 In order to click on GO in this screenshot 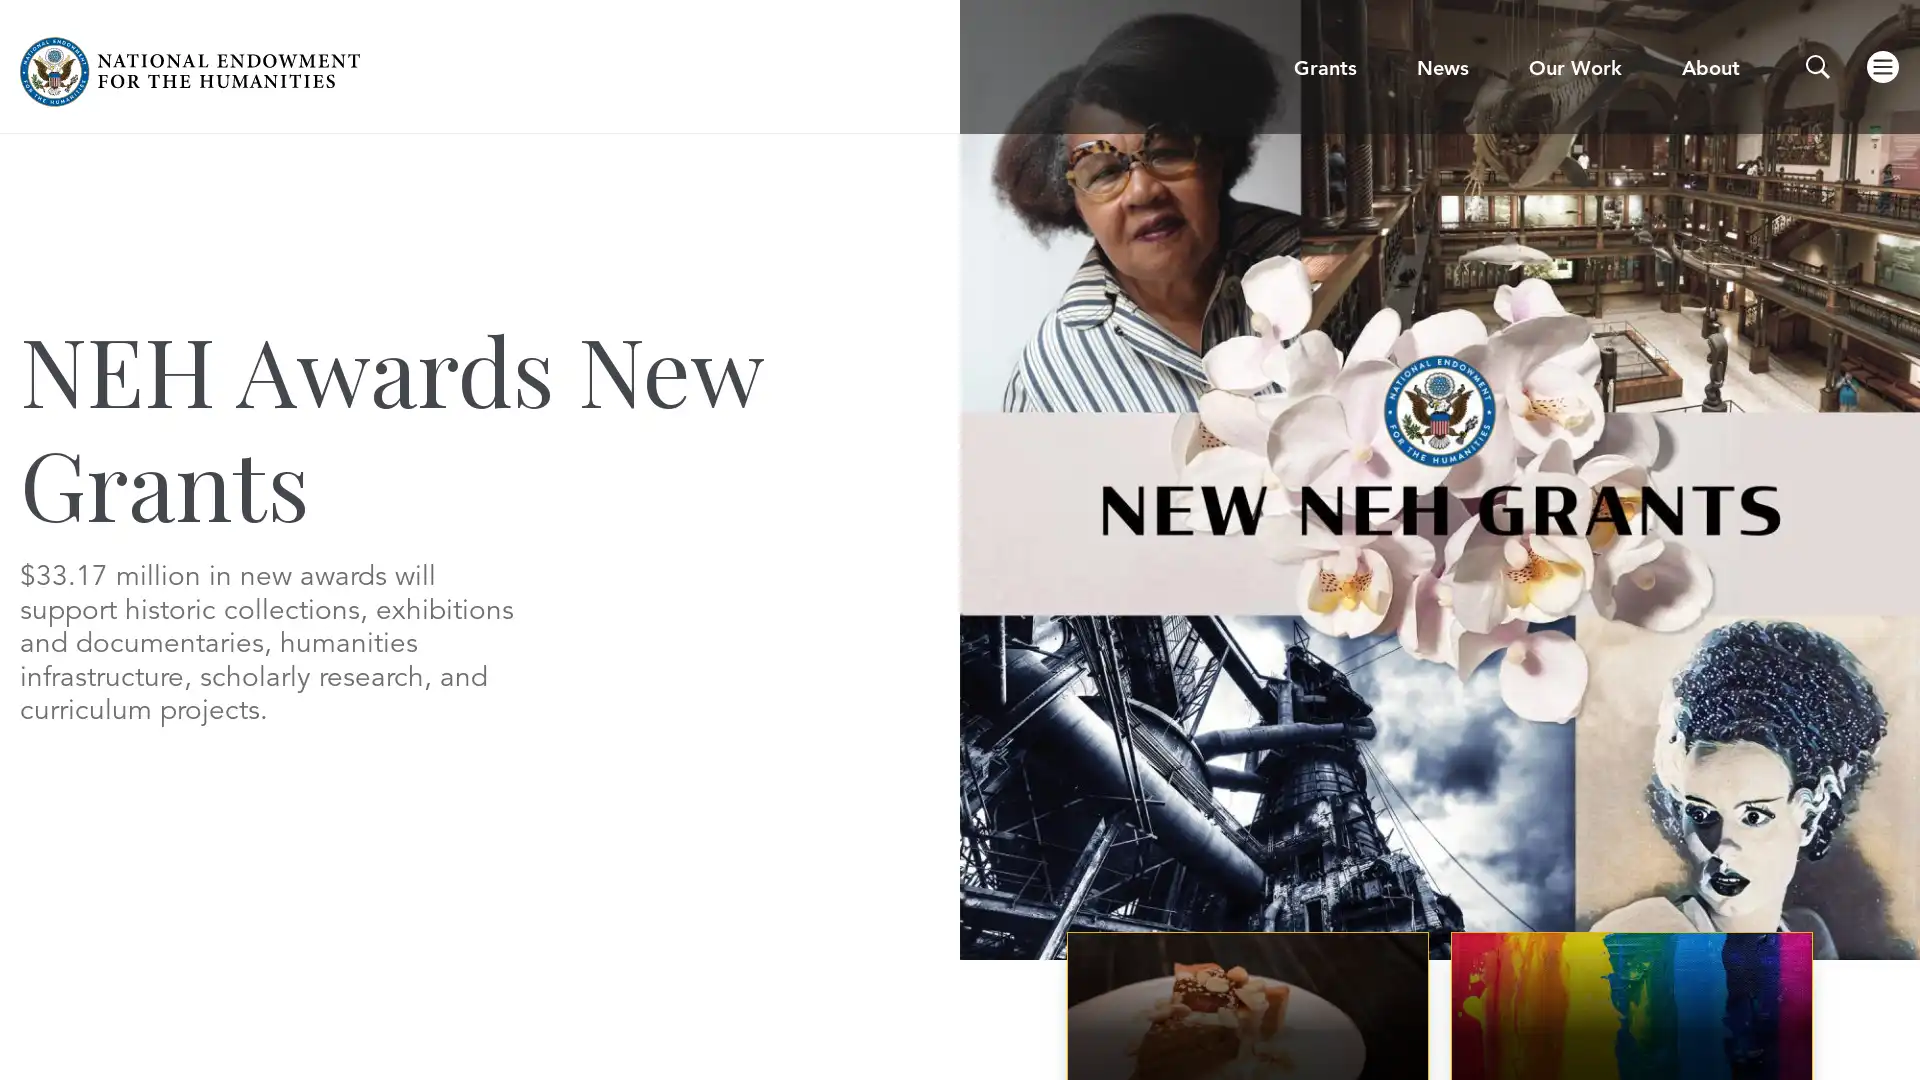, I will do `click(1297, 78)`.